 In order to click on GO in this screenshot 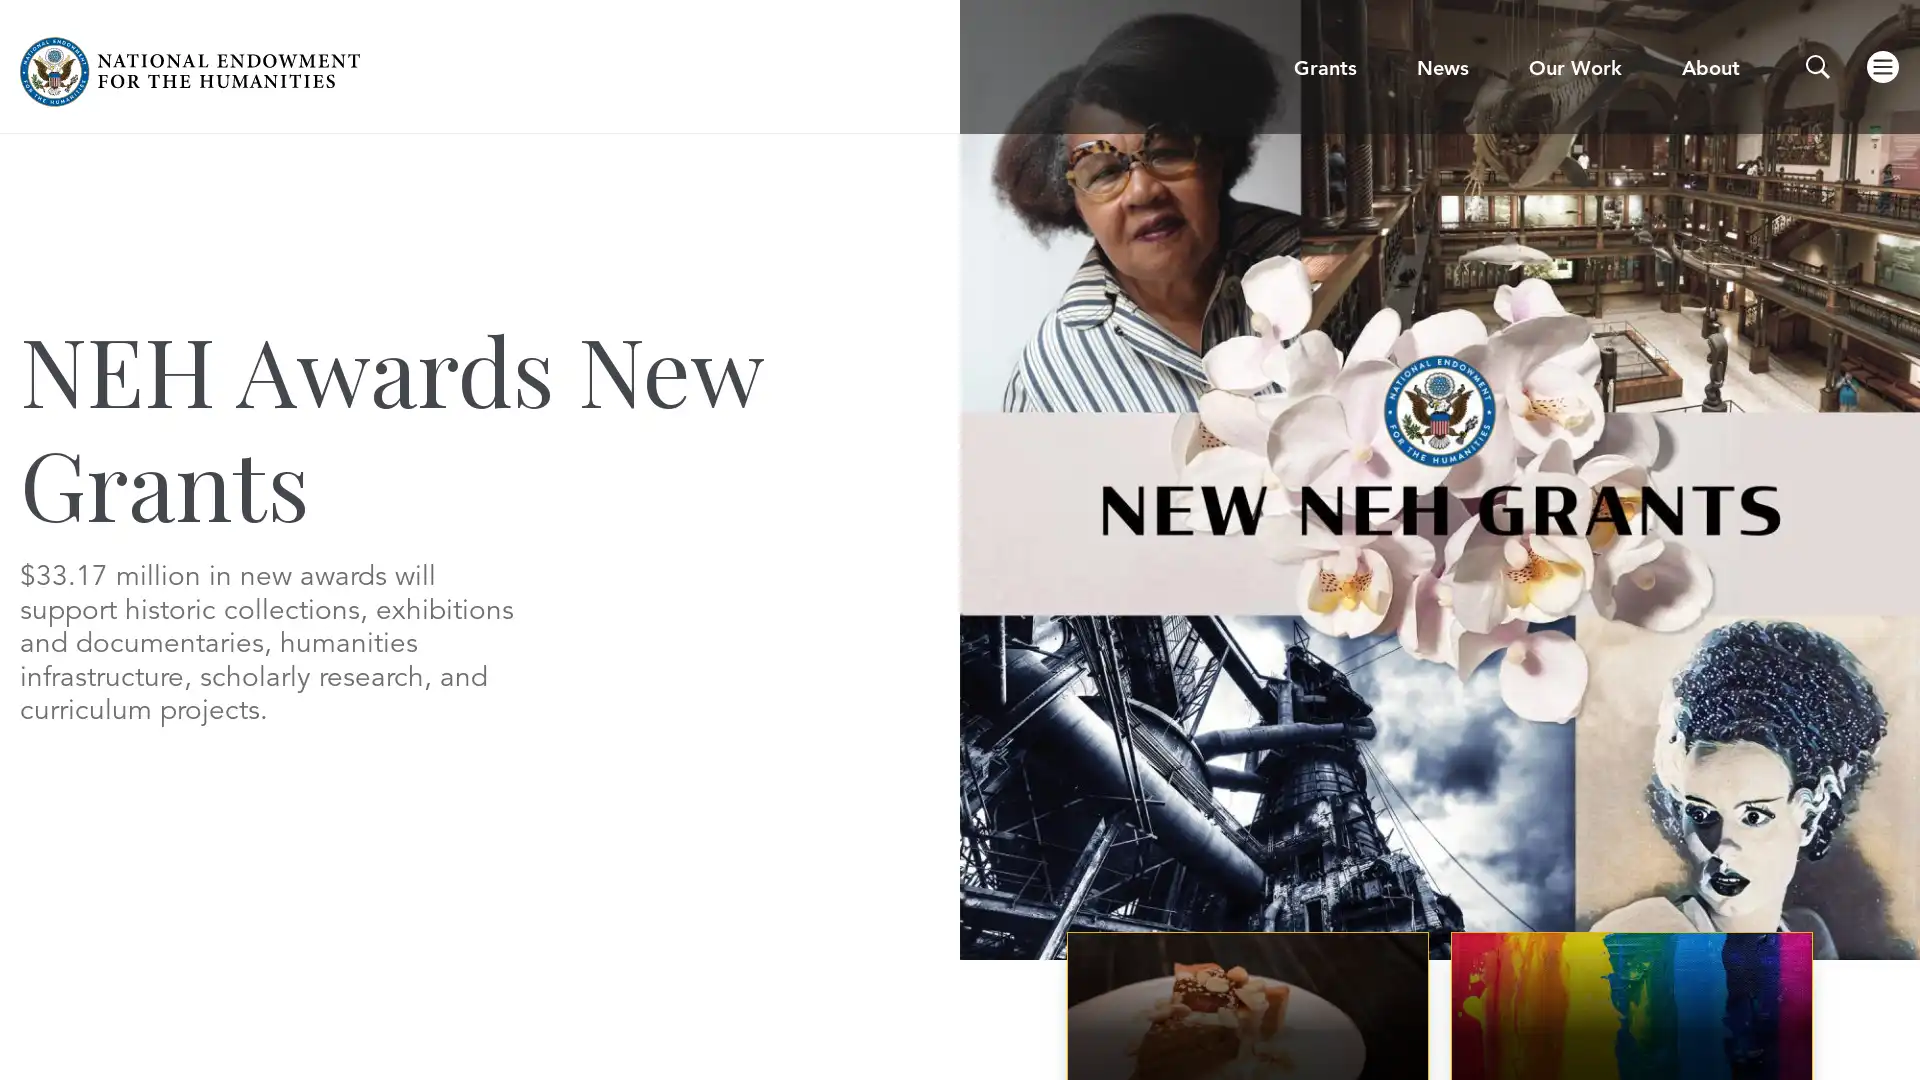, I will do `click(1297, 78)`.